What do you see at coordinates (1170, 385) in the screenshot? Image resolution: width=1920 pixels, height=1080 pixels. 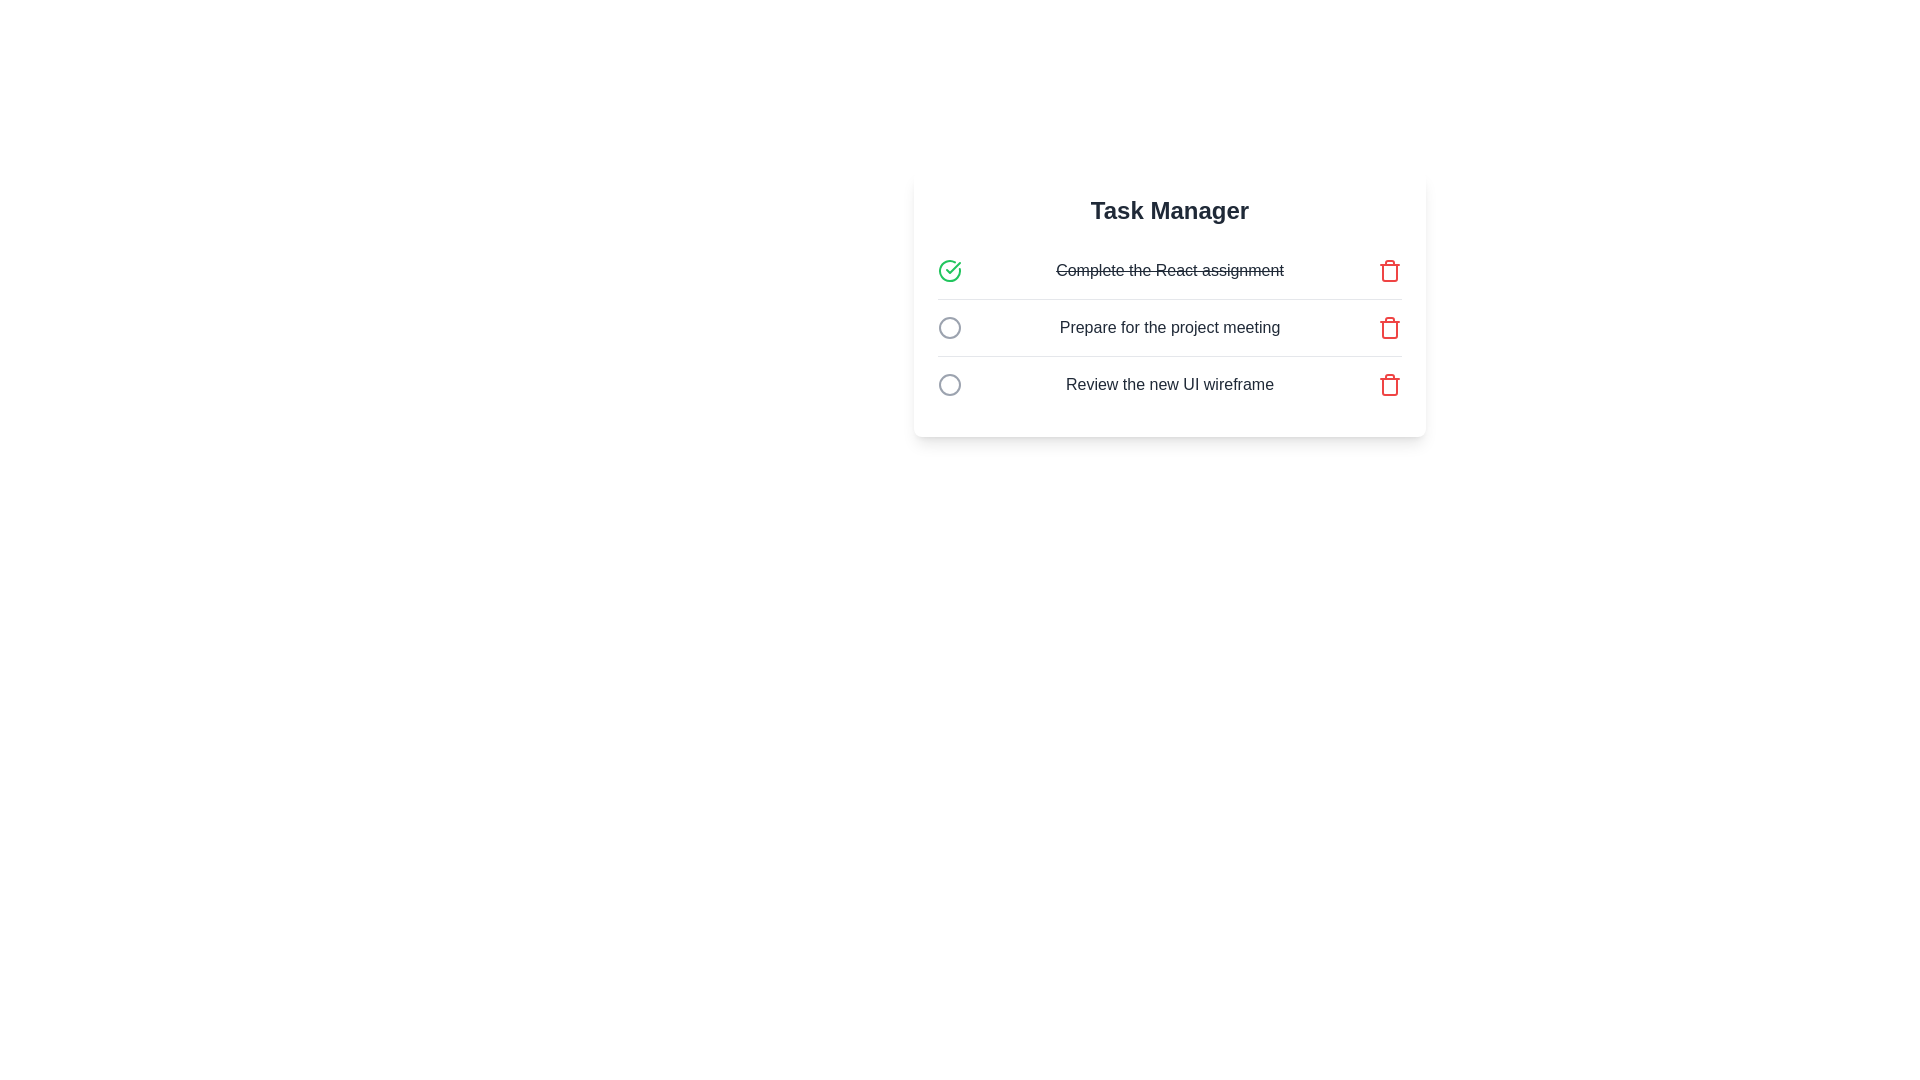 I see `the task title Review the new UI wireframe to read its content` at bounding box center [1170, 385].